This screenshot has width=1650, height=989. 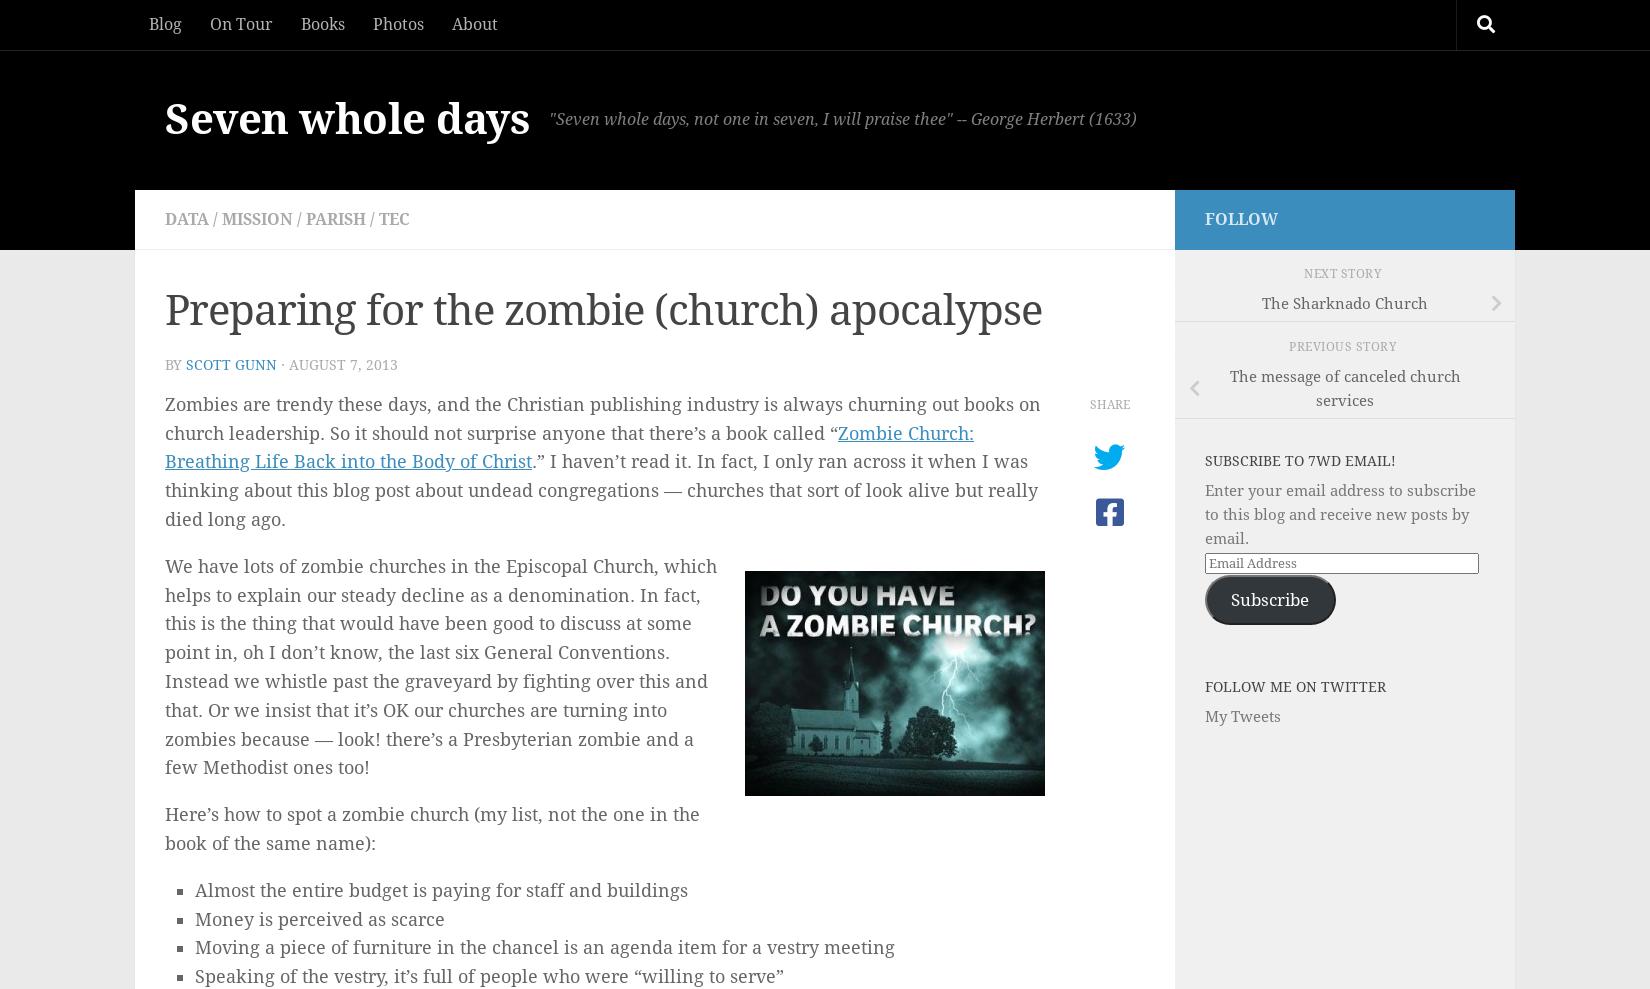 What do you see at coordinates (186, 219) in the screenshot?
I see `'data'` at bounding box center [186, 219].